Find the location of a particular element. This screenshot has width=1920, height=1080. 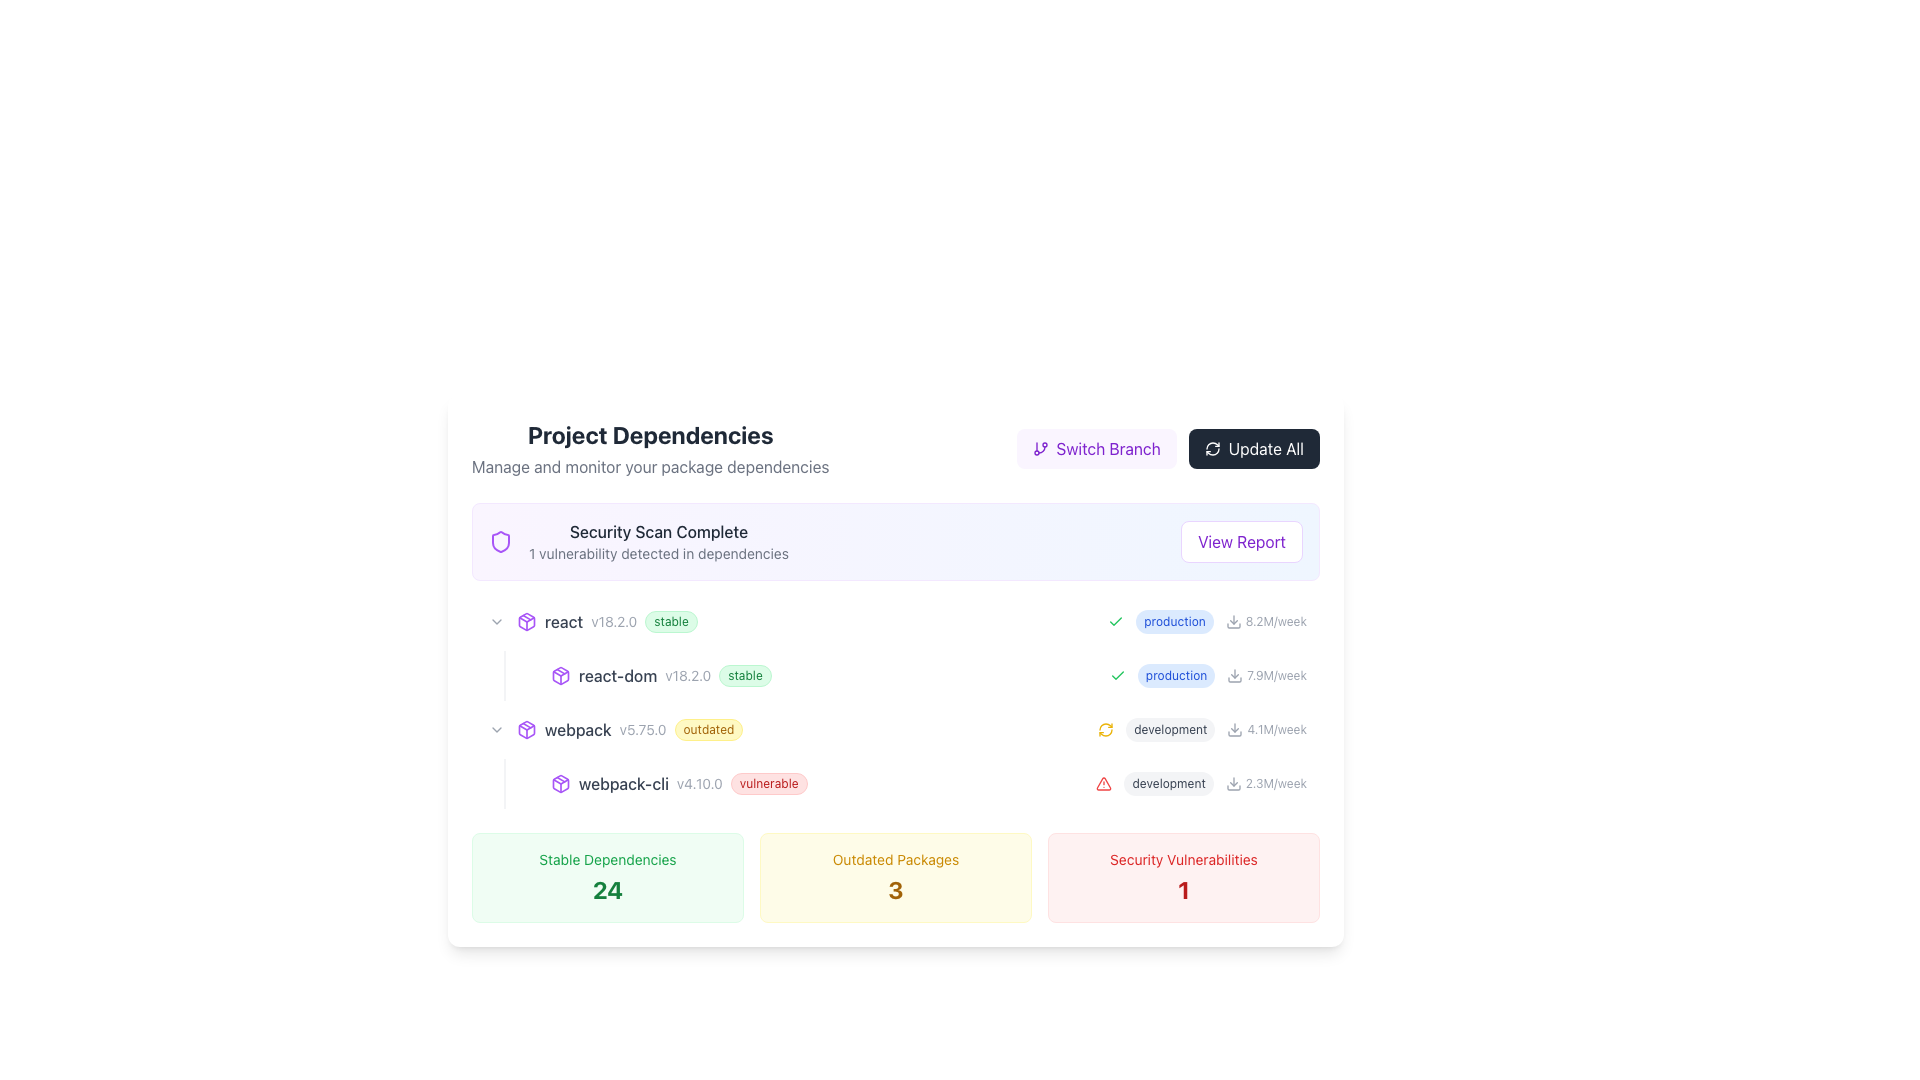

the Text label displaying the version number of the 'webpack' package, which is positioned centrally within the group of project dependencies is located at coordinates (643, 729).